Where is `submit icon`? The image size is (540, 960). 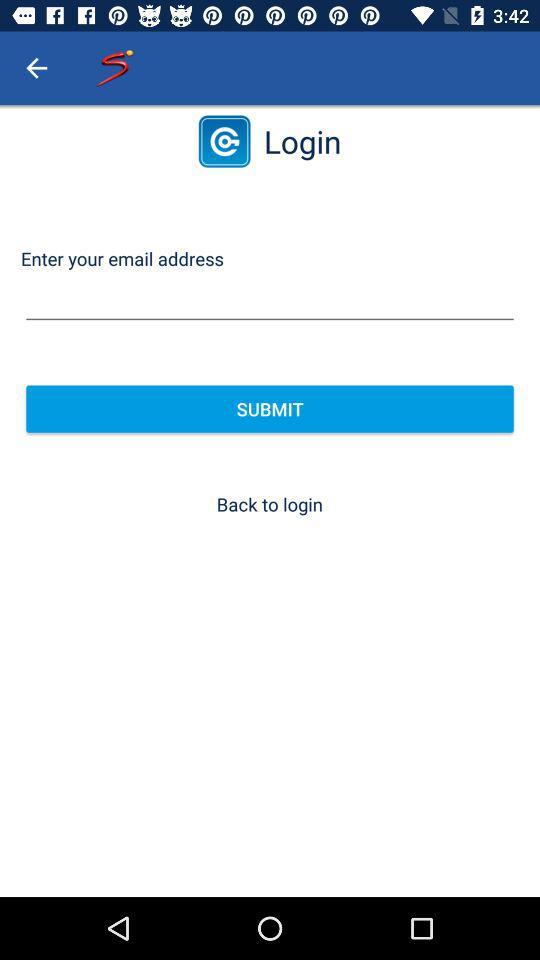 submit icon is located at coordinates (270, 408).